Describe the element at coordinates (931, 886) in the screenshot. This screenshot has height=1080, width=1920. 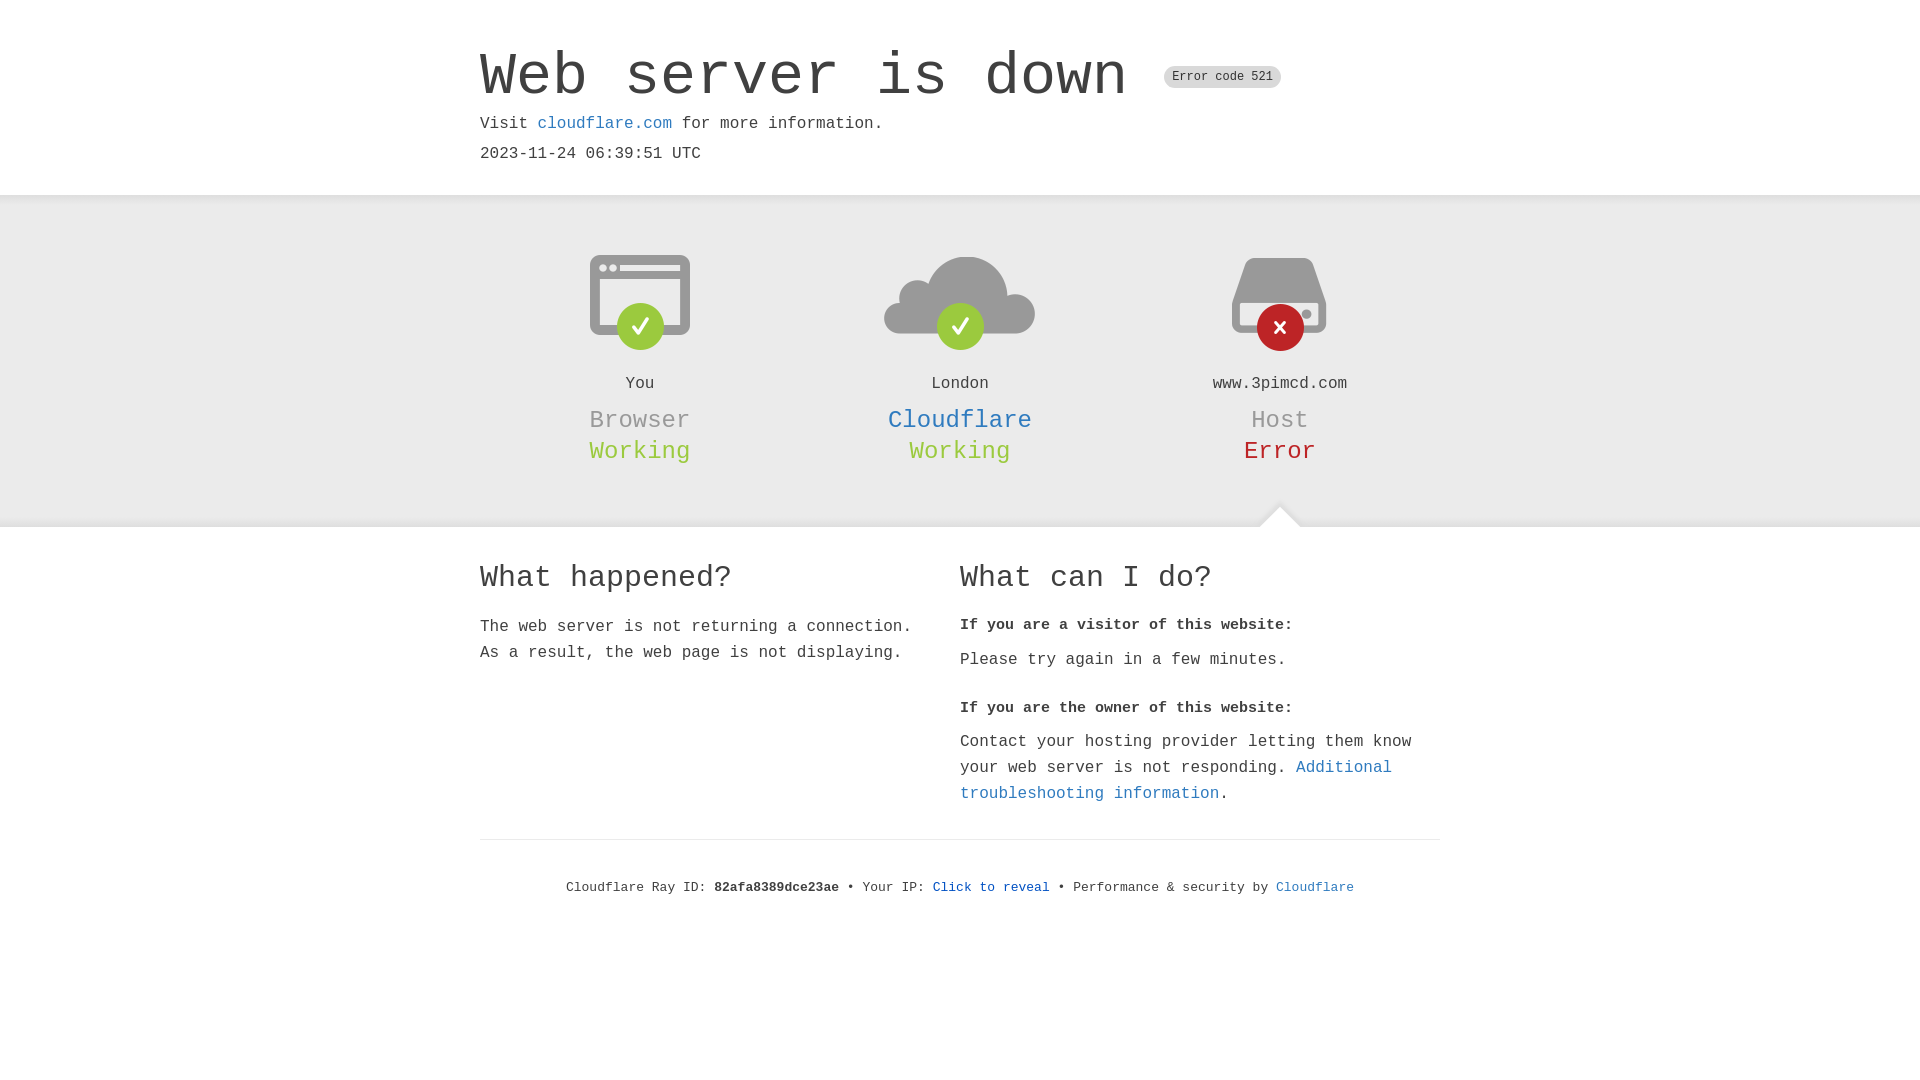
I see `'Click to reveal'` at that location.